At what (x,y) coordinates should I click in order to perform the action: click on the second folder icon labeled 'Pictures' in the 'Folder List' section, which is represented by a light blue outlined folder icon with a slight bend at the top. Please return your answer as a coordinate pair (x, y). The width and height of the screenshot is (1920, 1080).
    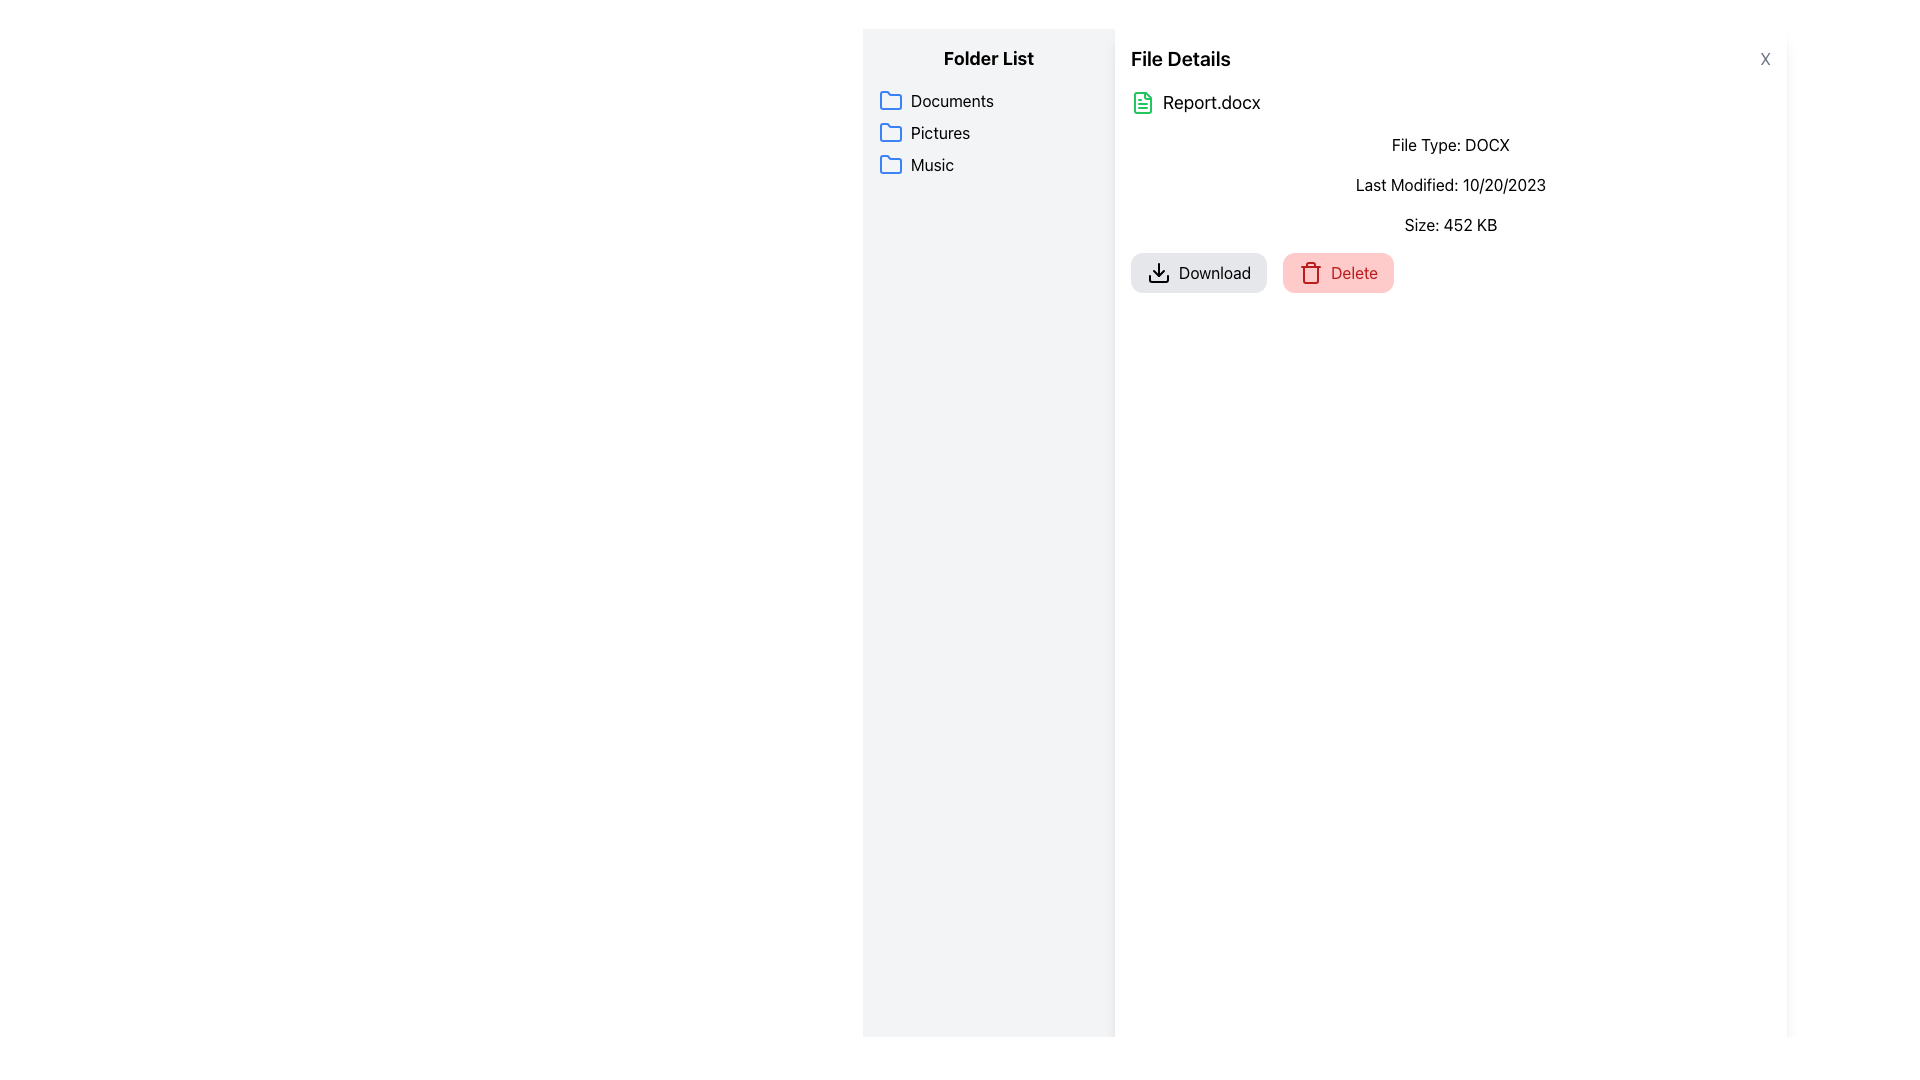
    Looking at the image, I should click on (890, 132).